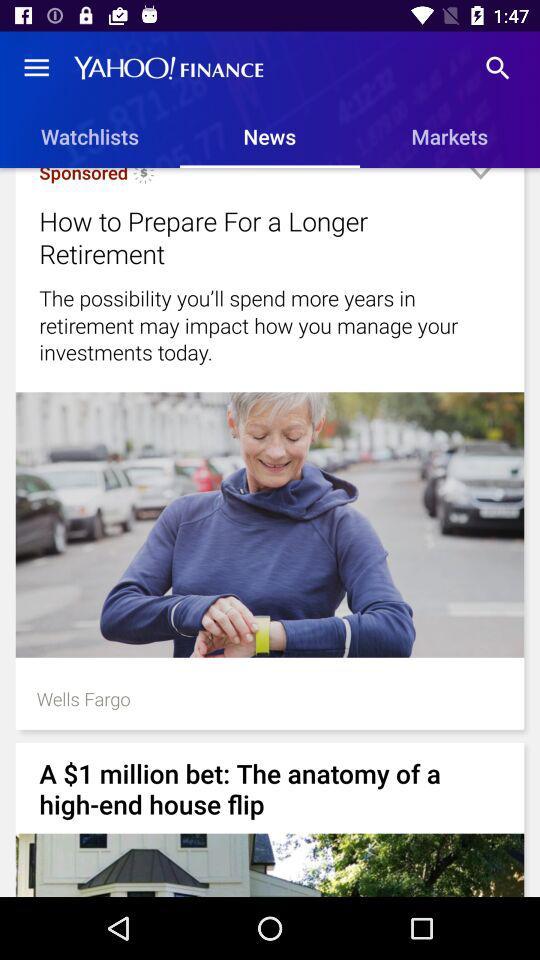 The height and width of the screenshot is (960, 540). I want to click on icon above watchlists icon, so click(36, 68).